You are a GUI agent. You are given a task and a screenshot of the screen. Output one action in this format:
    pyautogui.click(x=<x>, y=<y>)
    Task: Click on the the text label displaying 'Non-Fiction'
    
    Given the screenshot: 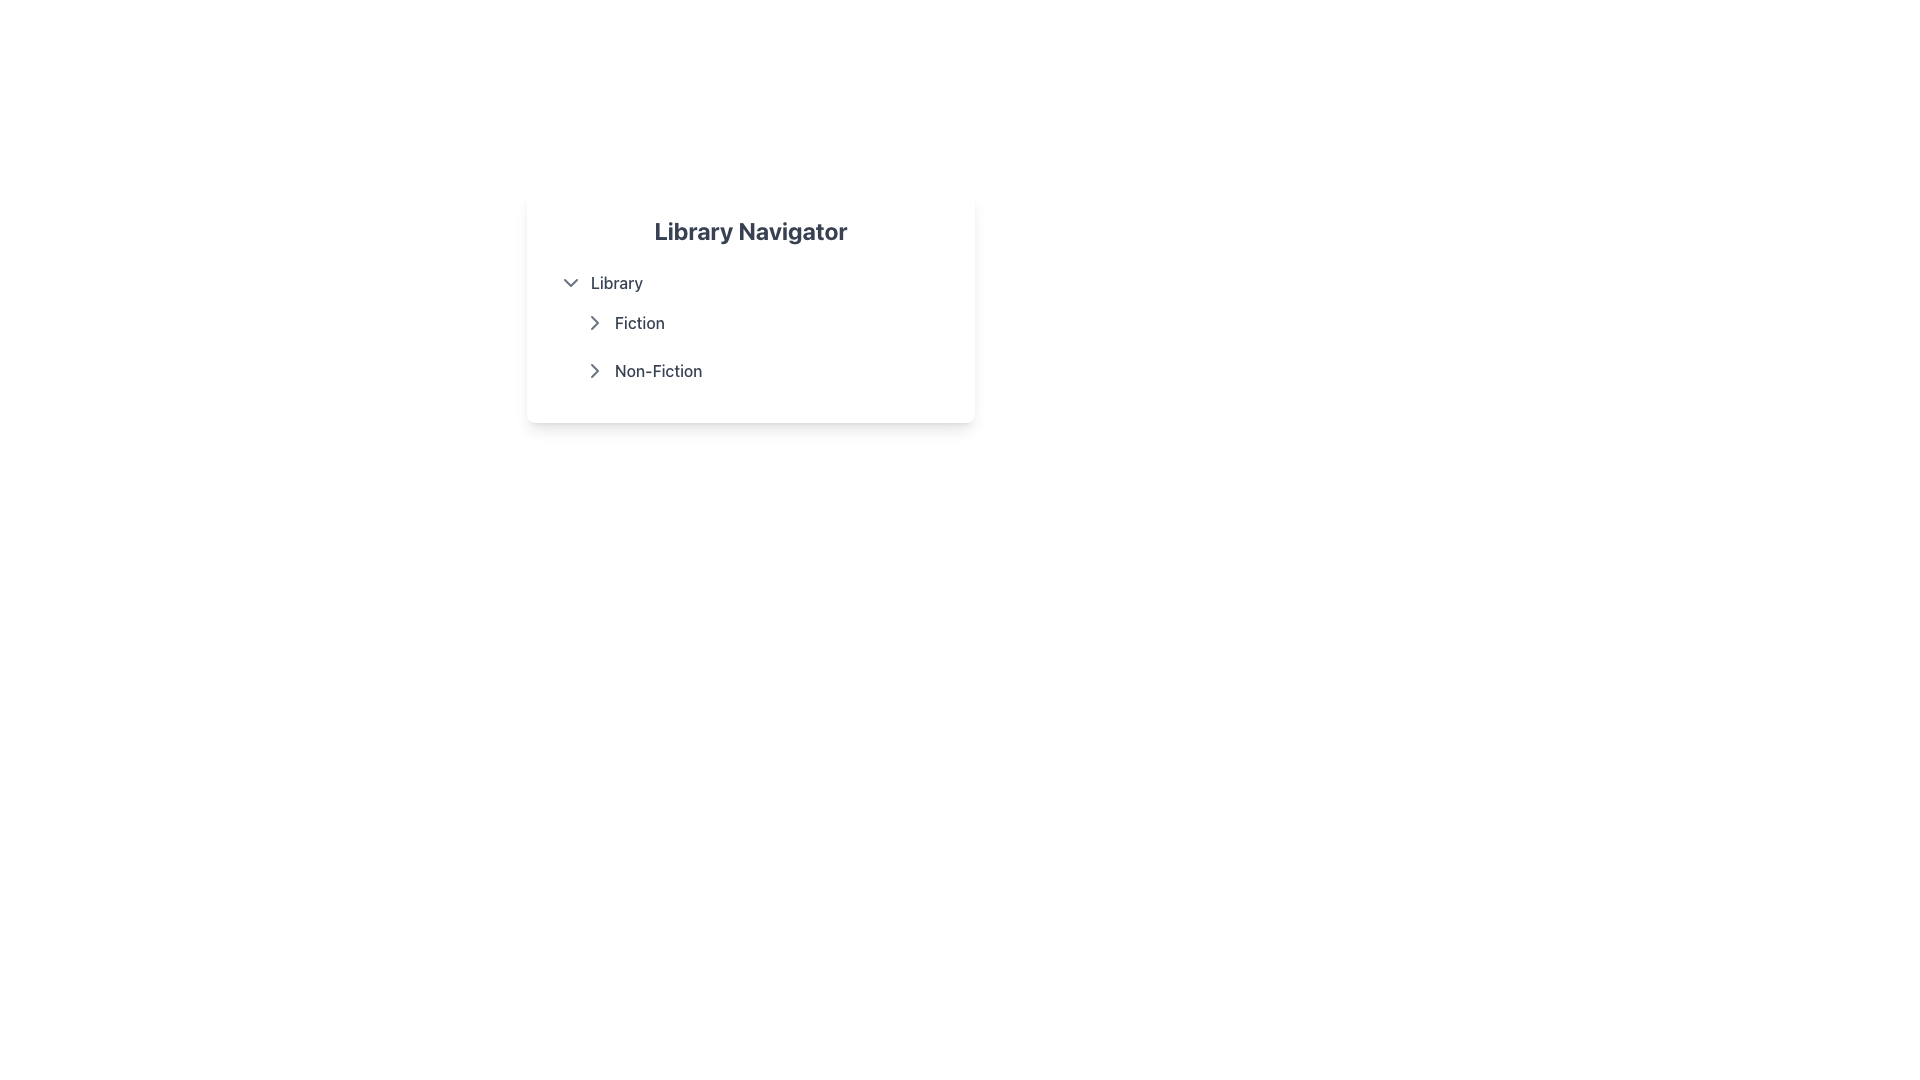 What is the action you would take?
    pyautogui.click(x=658, y=370)
    